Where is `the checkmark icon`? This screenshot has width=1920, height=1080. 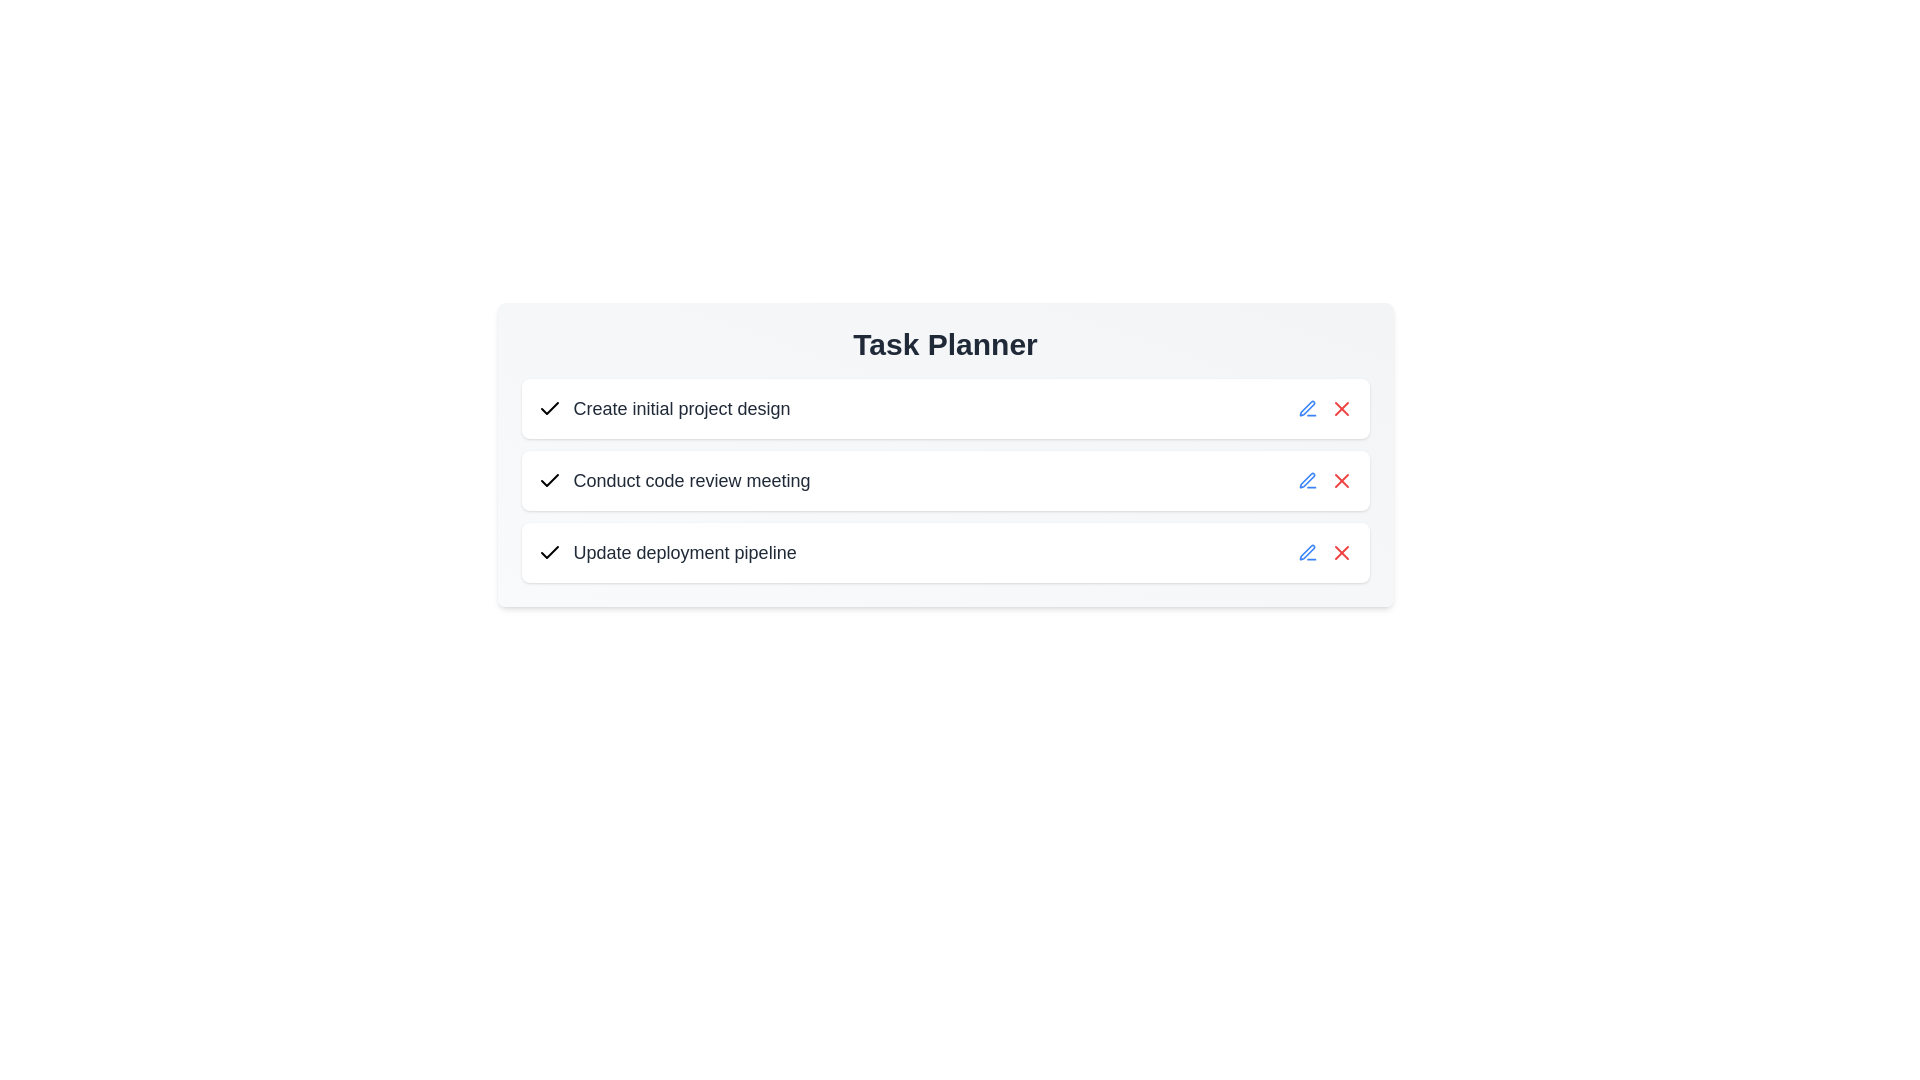 the checkmark icon is located at coordinates (549, 407).